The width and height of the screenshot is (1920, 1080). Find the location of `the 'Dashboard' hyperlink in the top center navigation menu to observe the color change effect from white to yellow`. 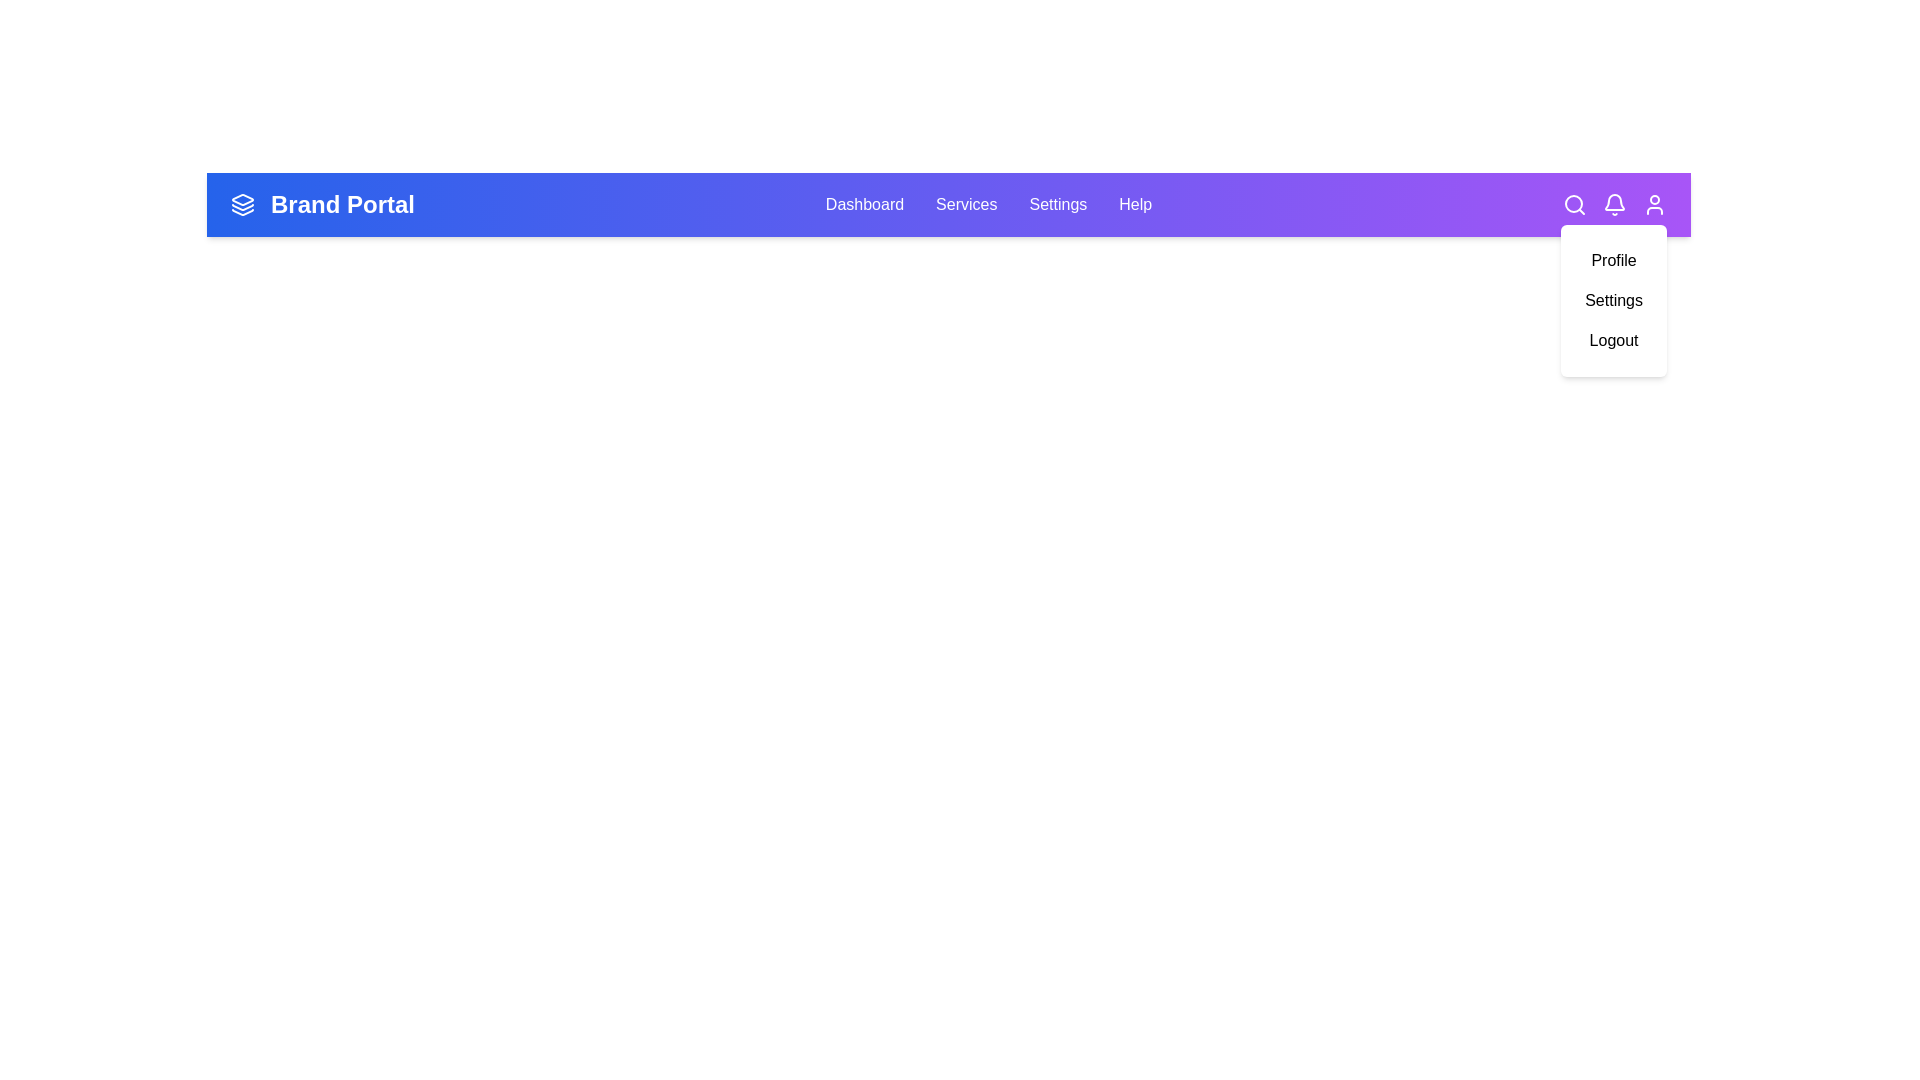

the 'Dashboard' hyperlink in the top center navigation menu to observe the color change effect from white to yellow is located at coordinates (864, 204).